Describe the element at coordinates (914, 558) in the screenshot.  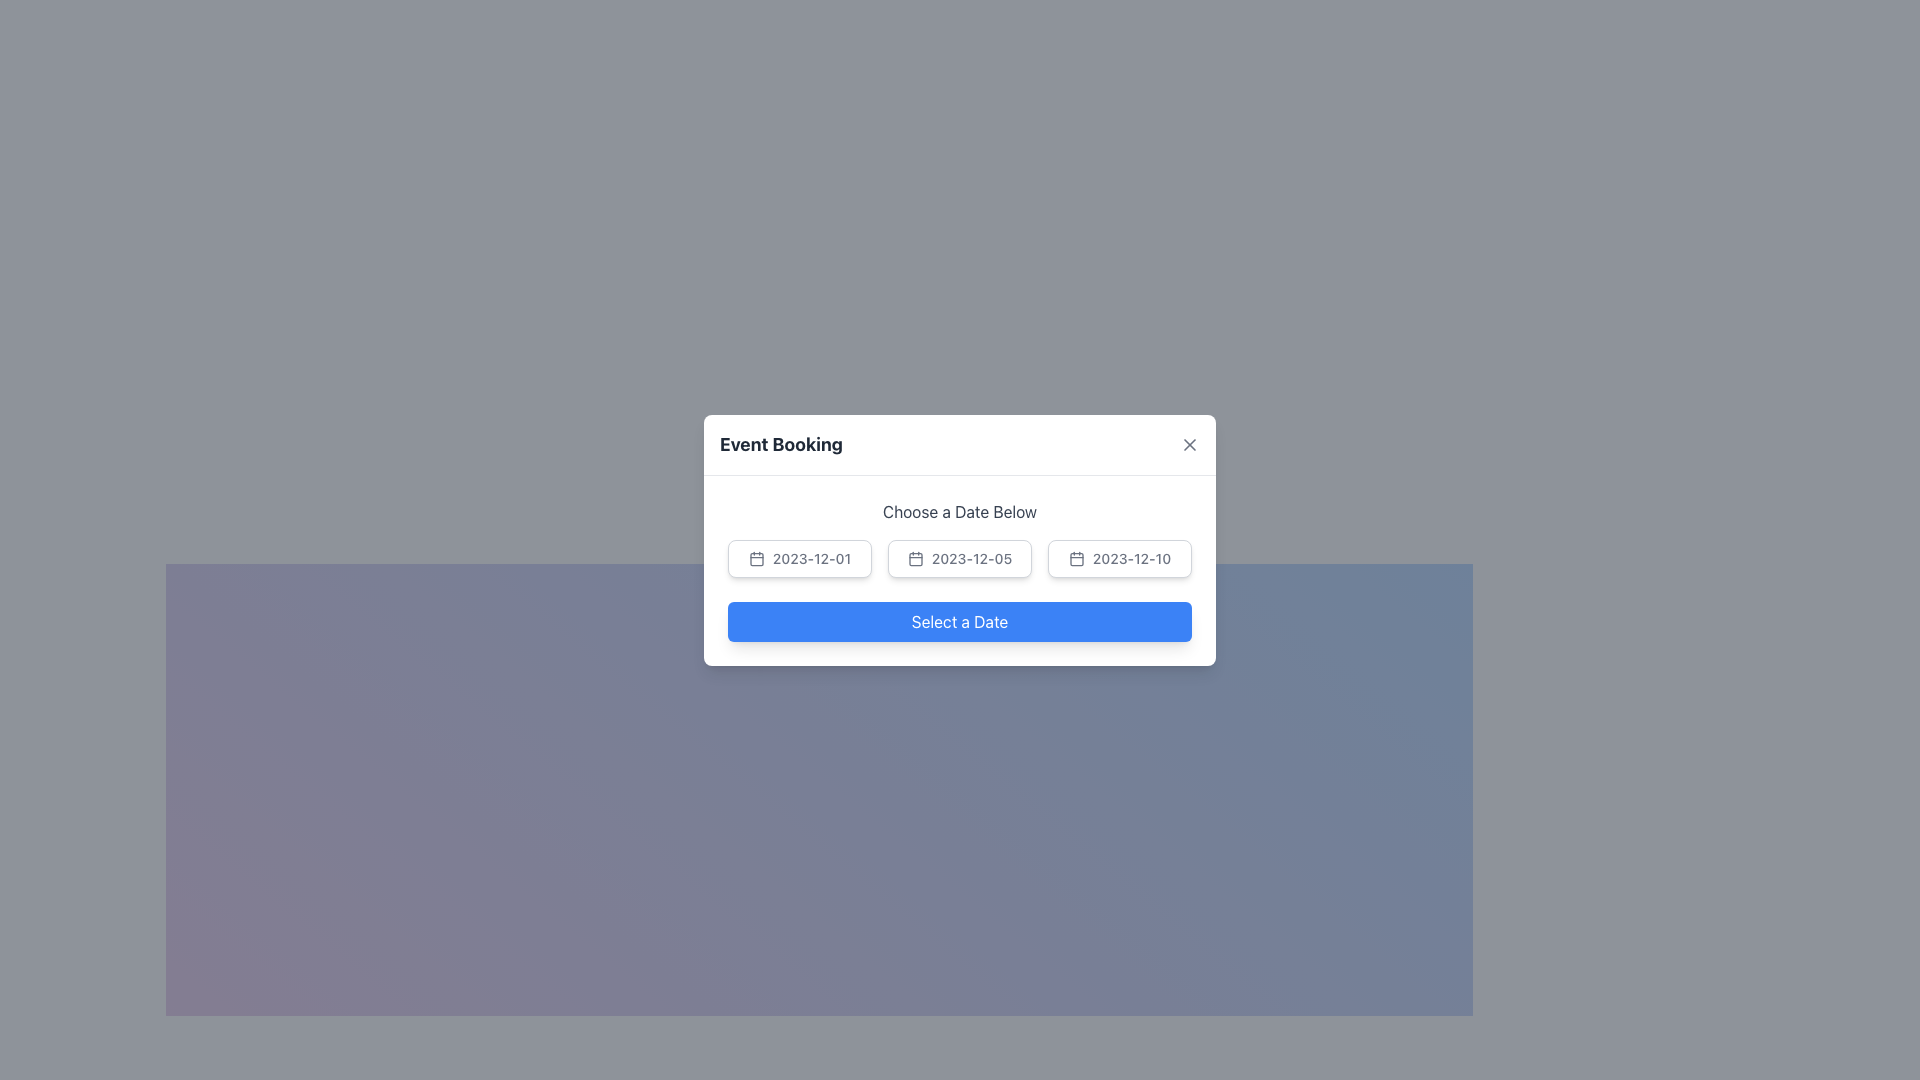
I see `the middle button containing the calendar icon associated with the date '2023-12-05'` at that location.